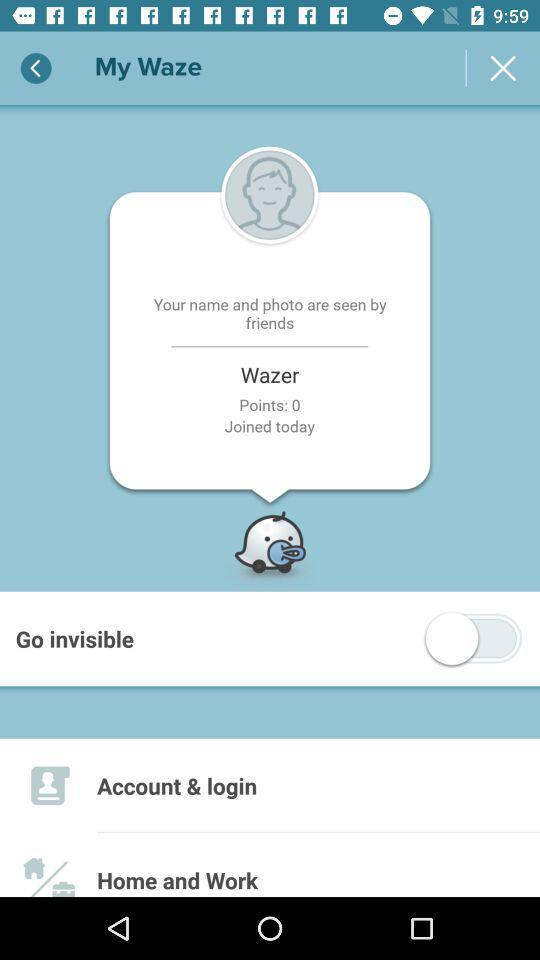 The image size is (540, 960). Describe the element at coordinates (36, 68) in the screenshot. I see `previous` at that location.